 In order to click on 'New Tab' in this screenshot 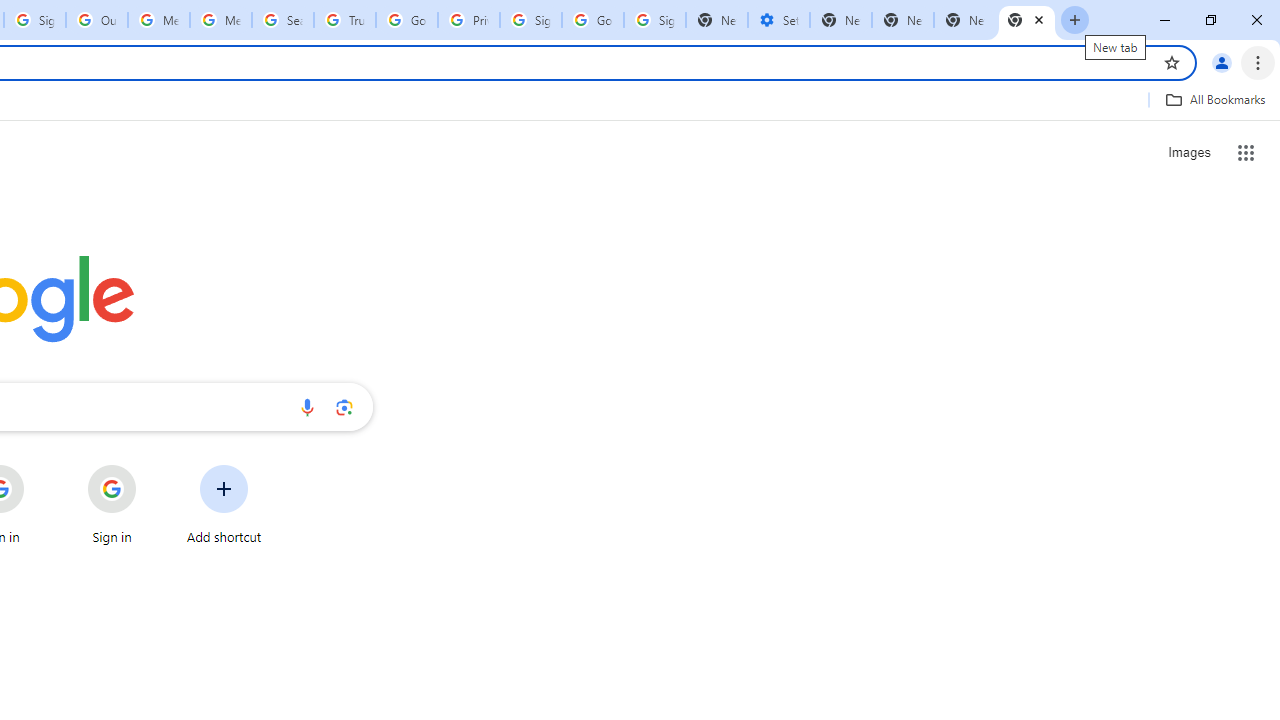, I will do `click(965, 20)`.